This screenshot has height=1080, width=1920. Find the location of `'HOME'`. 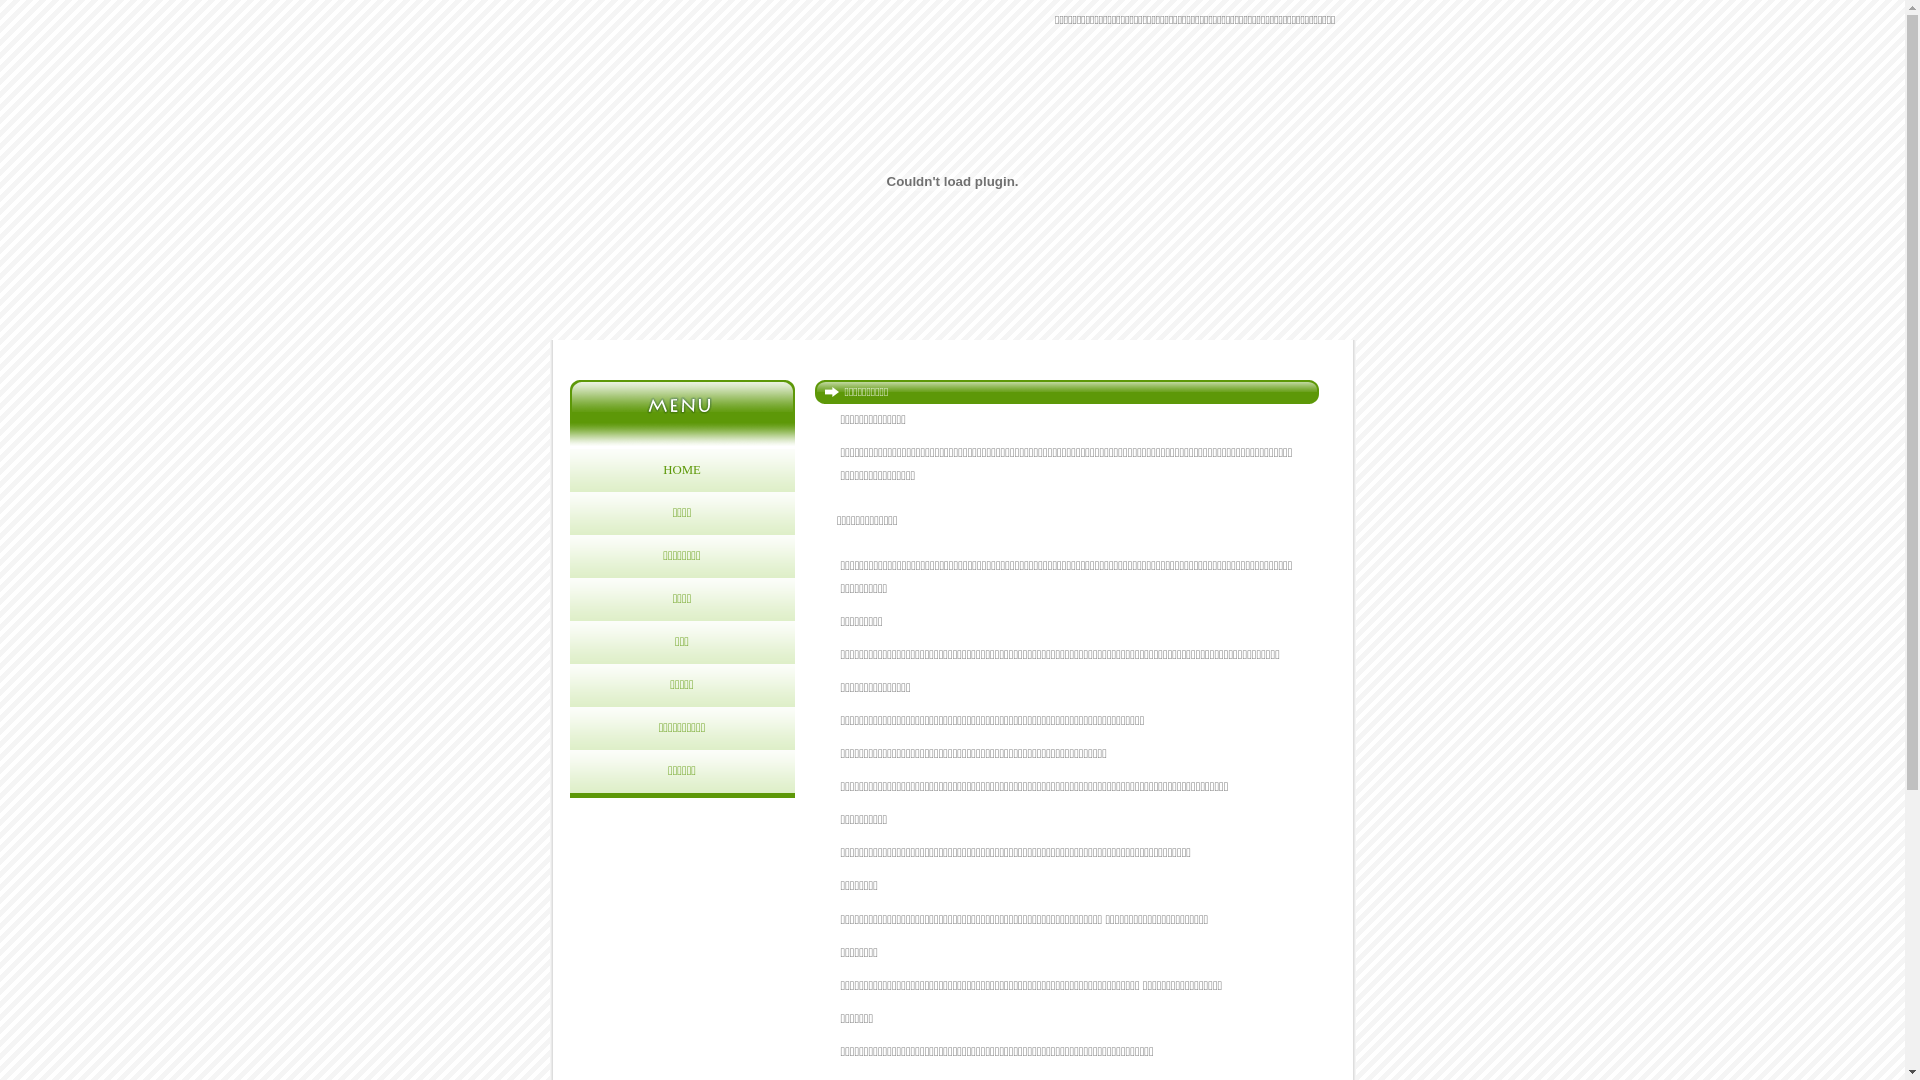

'HOME' is located at coordinates (682, 470).